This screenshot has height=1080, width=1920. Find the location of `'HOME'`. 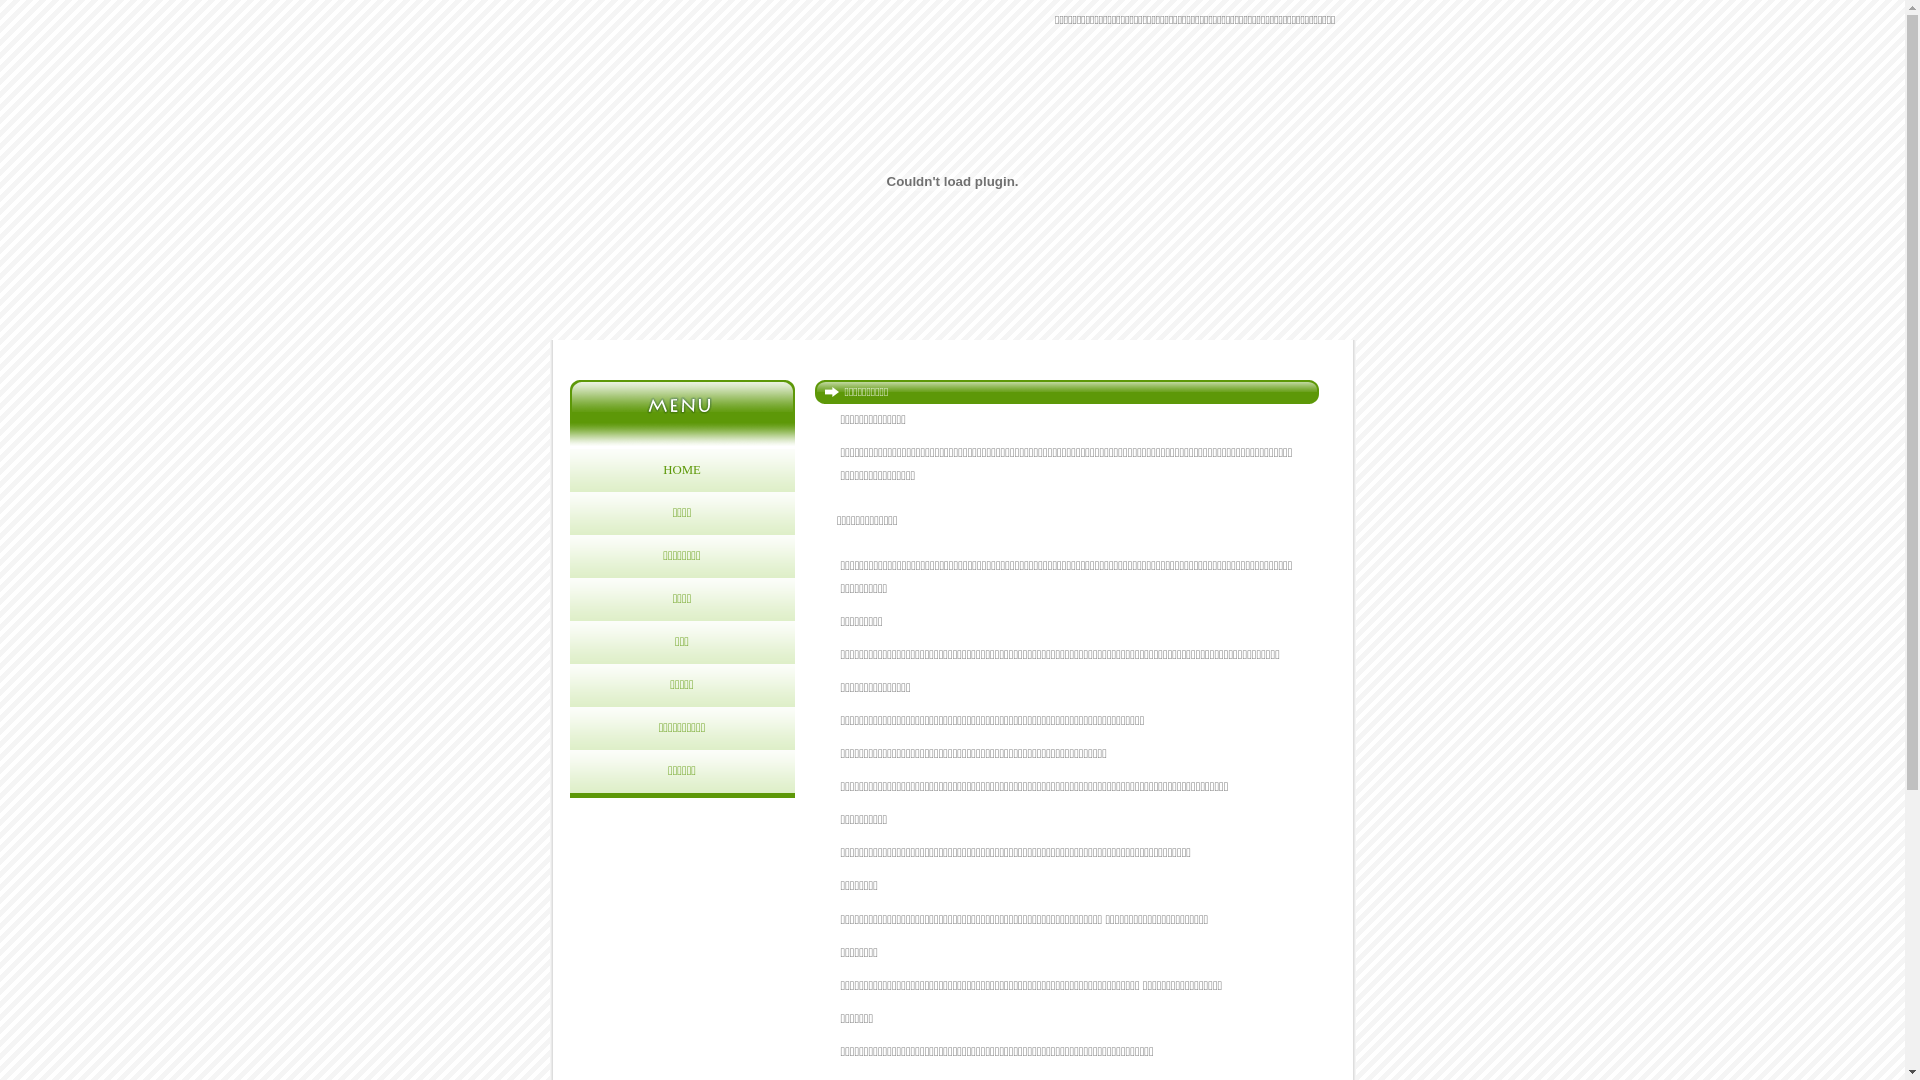

'HOME' is located at coordinates (682, 470).